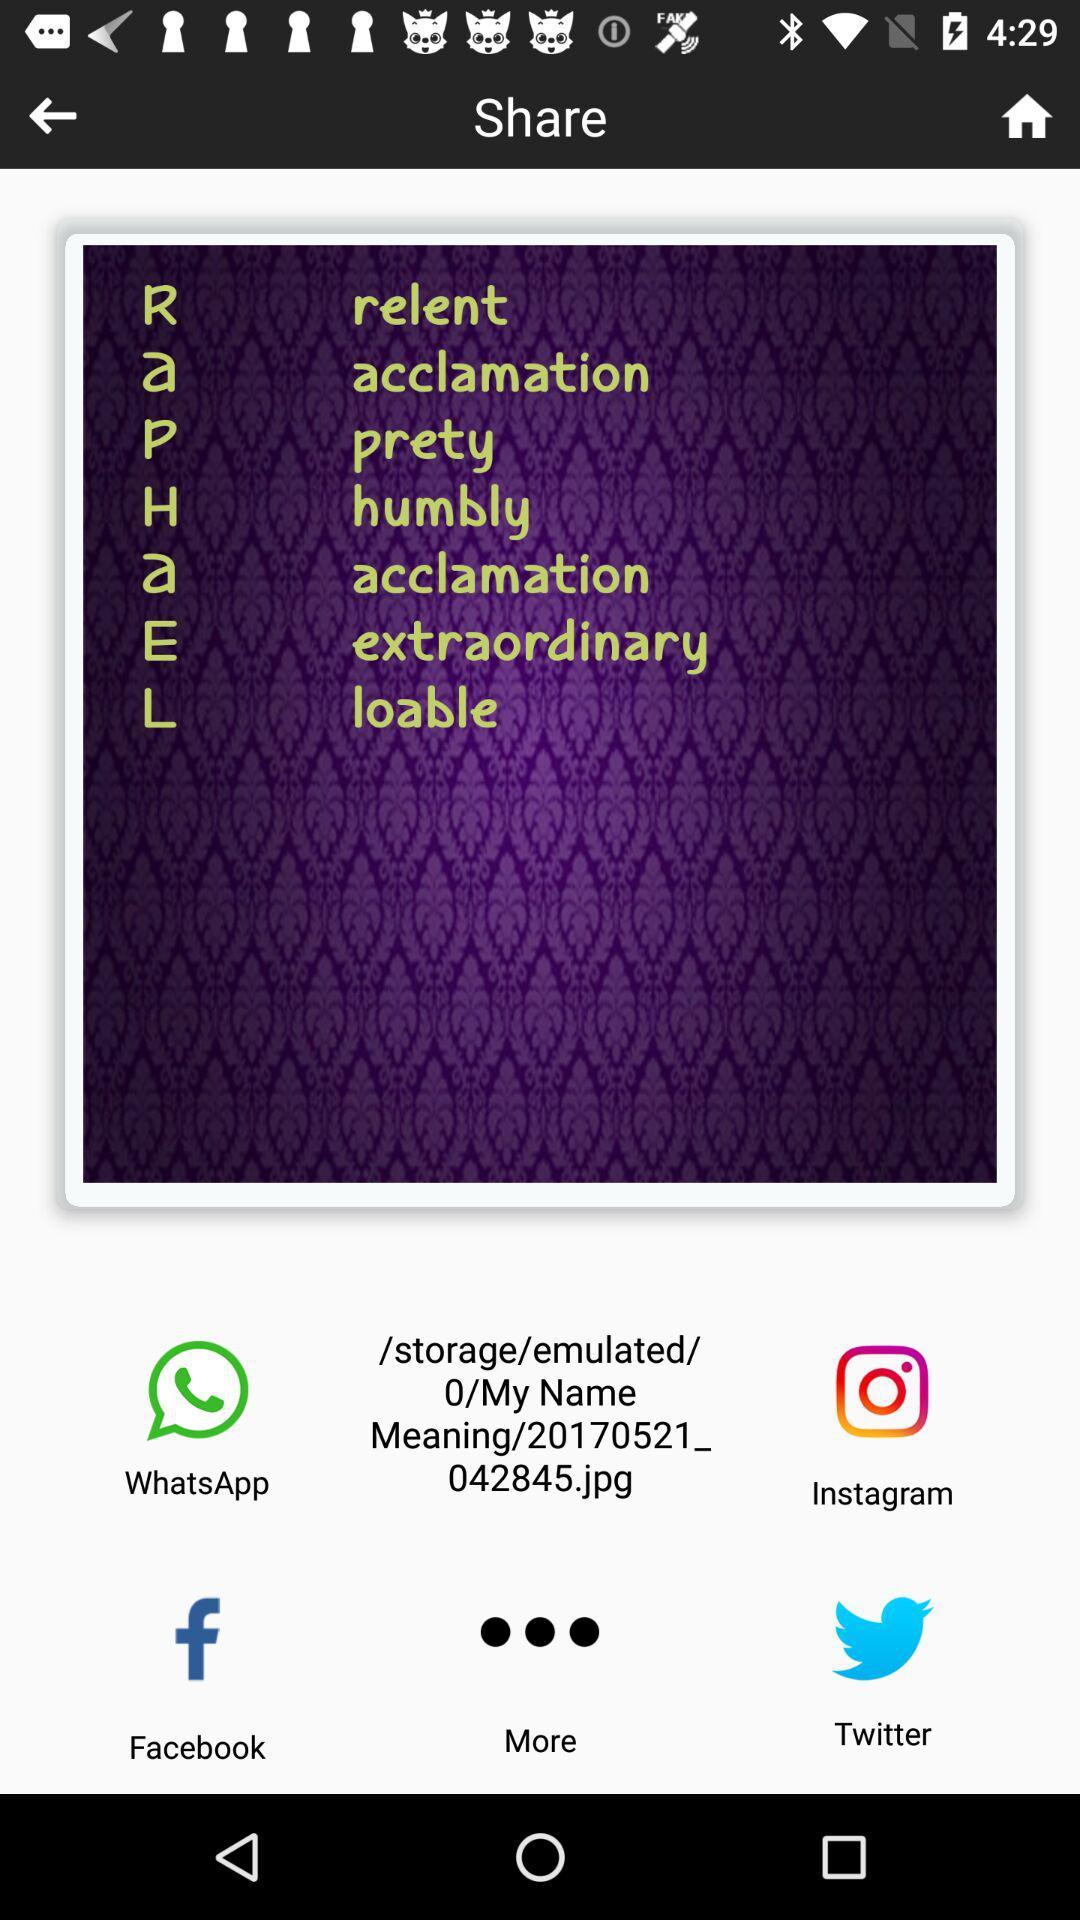 Image resolution: width=1080 pixels, height=1920 pixels. Describe the element at coordinates (197, 1390) in the screenshot. I see `the icon to the left of the storage emulated 0 icon` at that location.